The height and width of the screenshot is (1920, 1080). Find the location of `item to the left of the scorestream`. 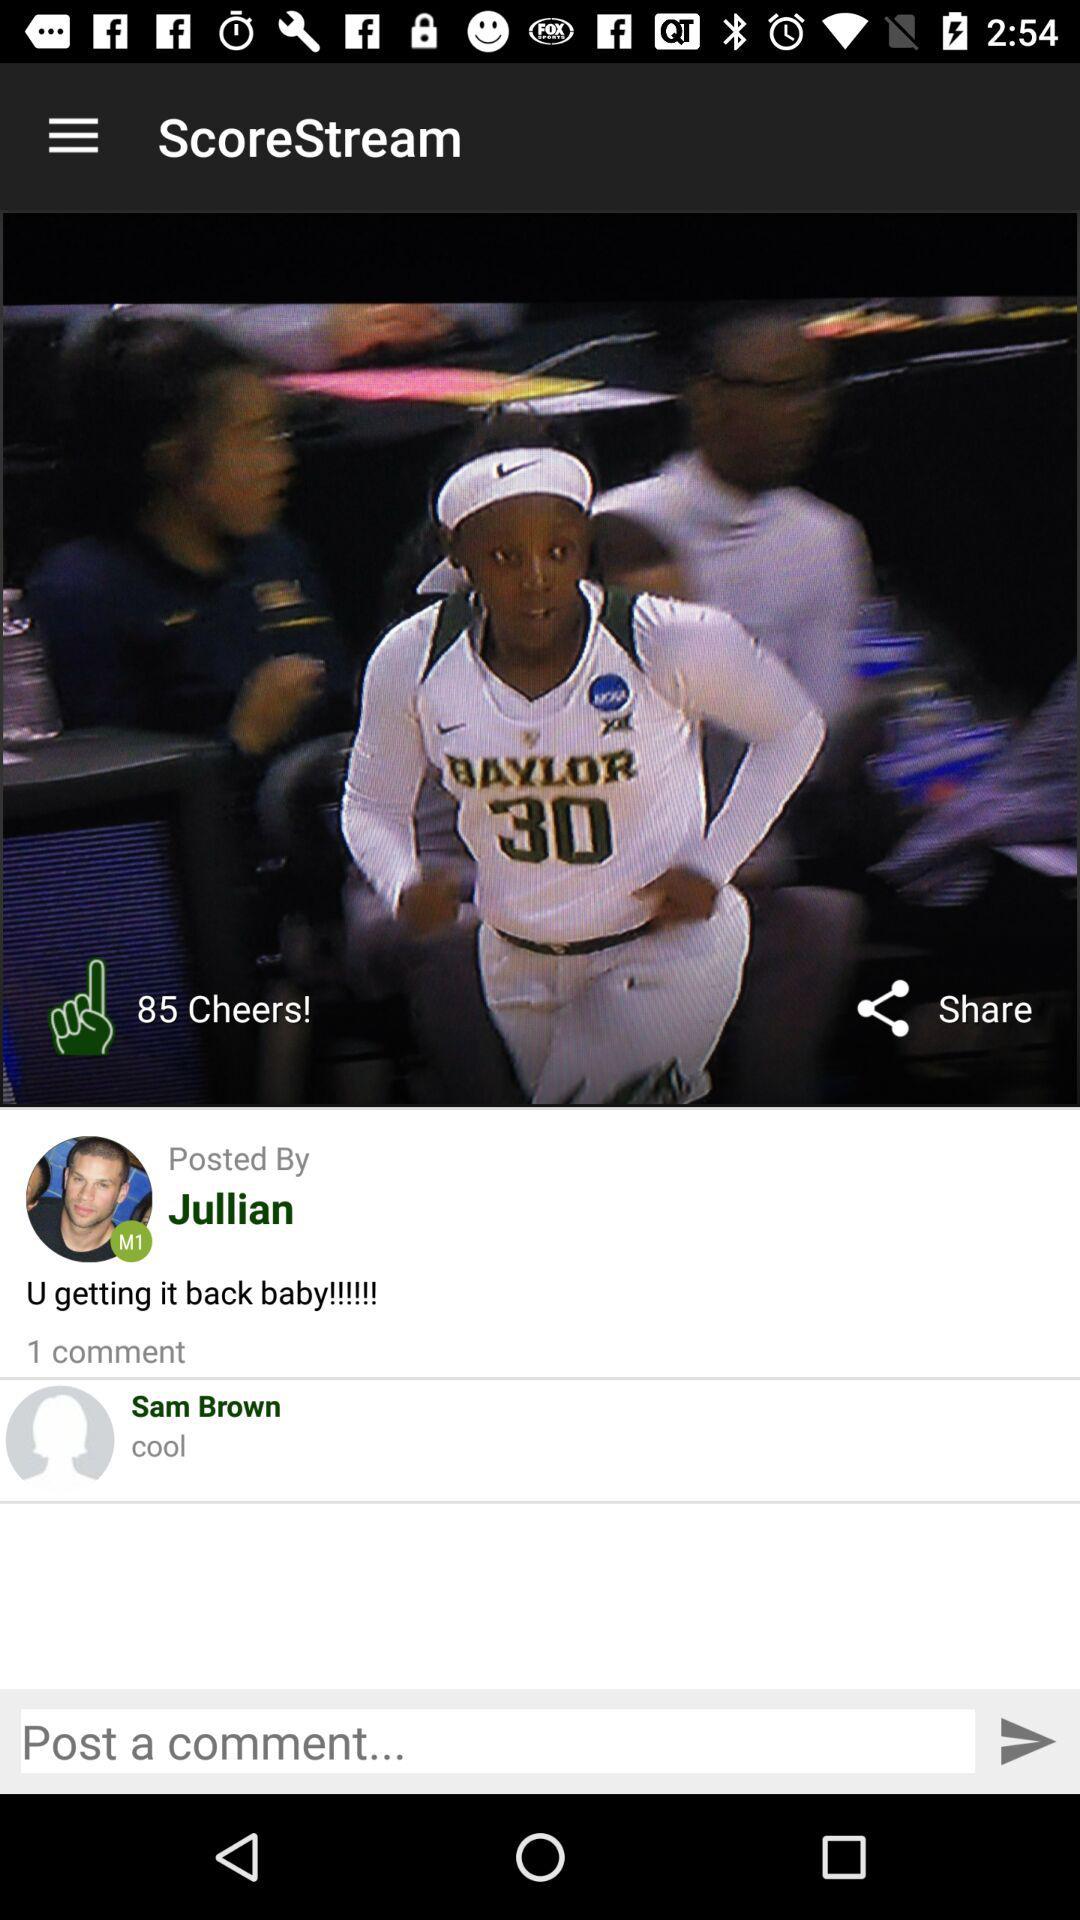

item to the left of the scorestream is located at coordinates (72, 135).